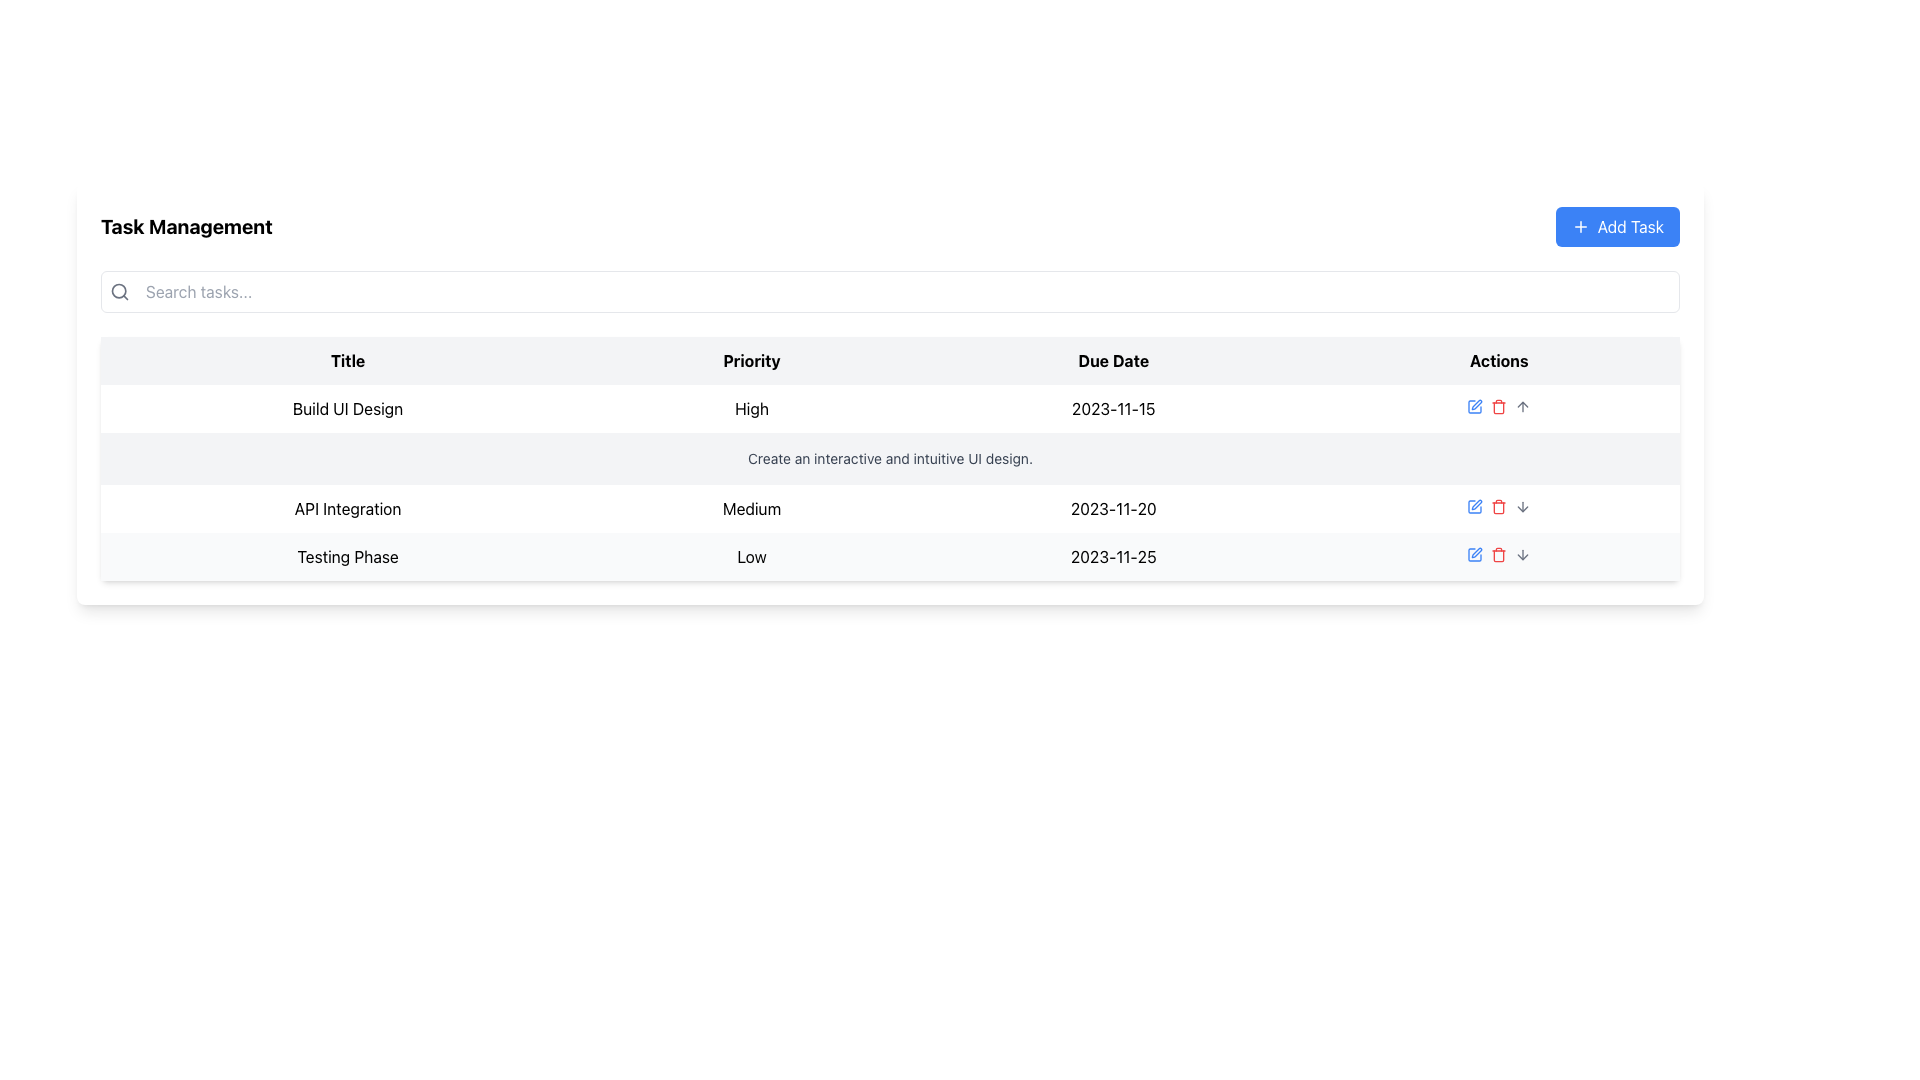 Image resolution: width=1920 pixels, height=1080 pixels. What do you see at coordinates (1617, 226) in the screenshot?
I see `the button located at the top-right corner of the interface, to the right of the 'Task Management' title` at bounding box center [1617, 226].